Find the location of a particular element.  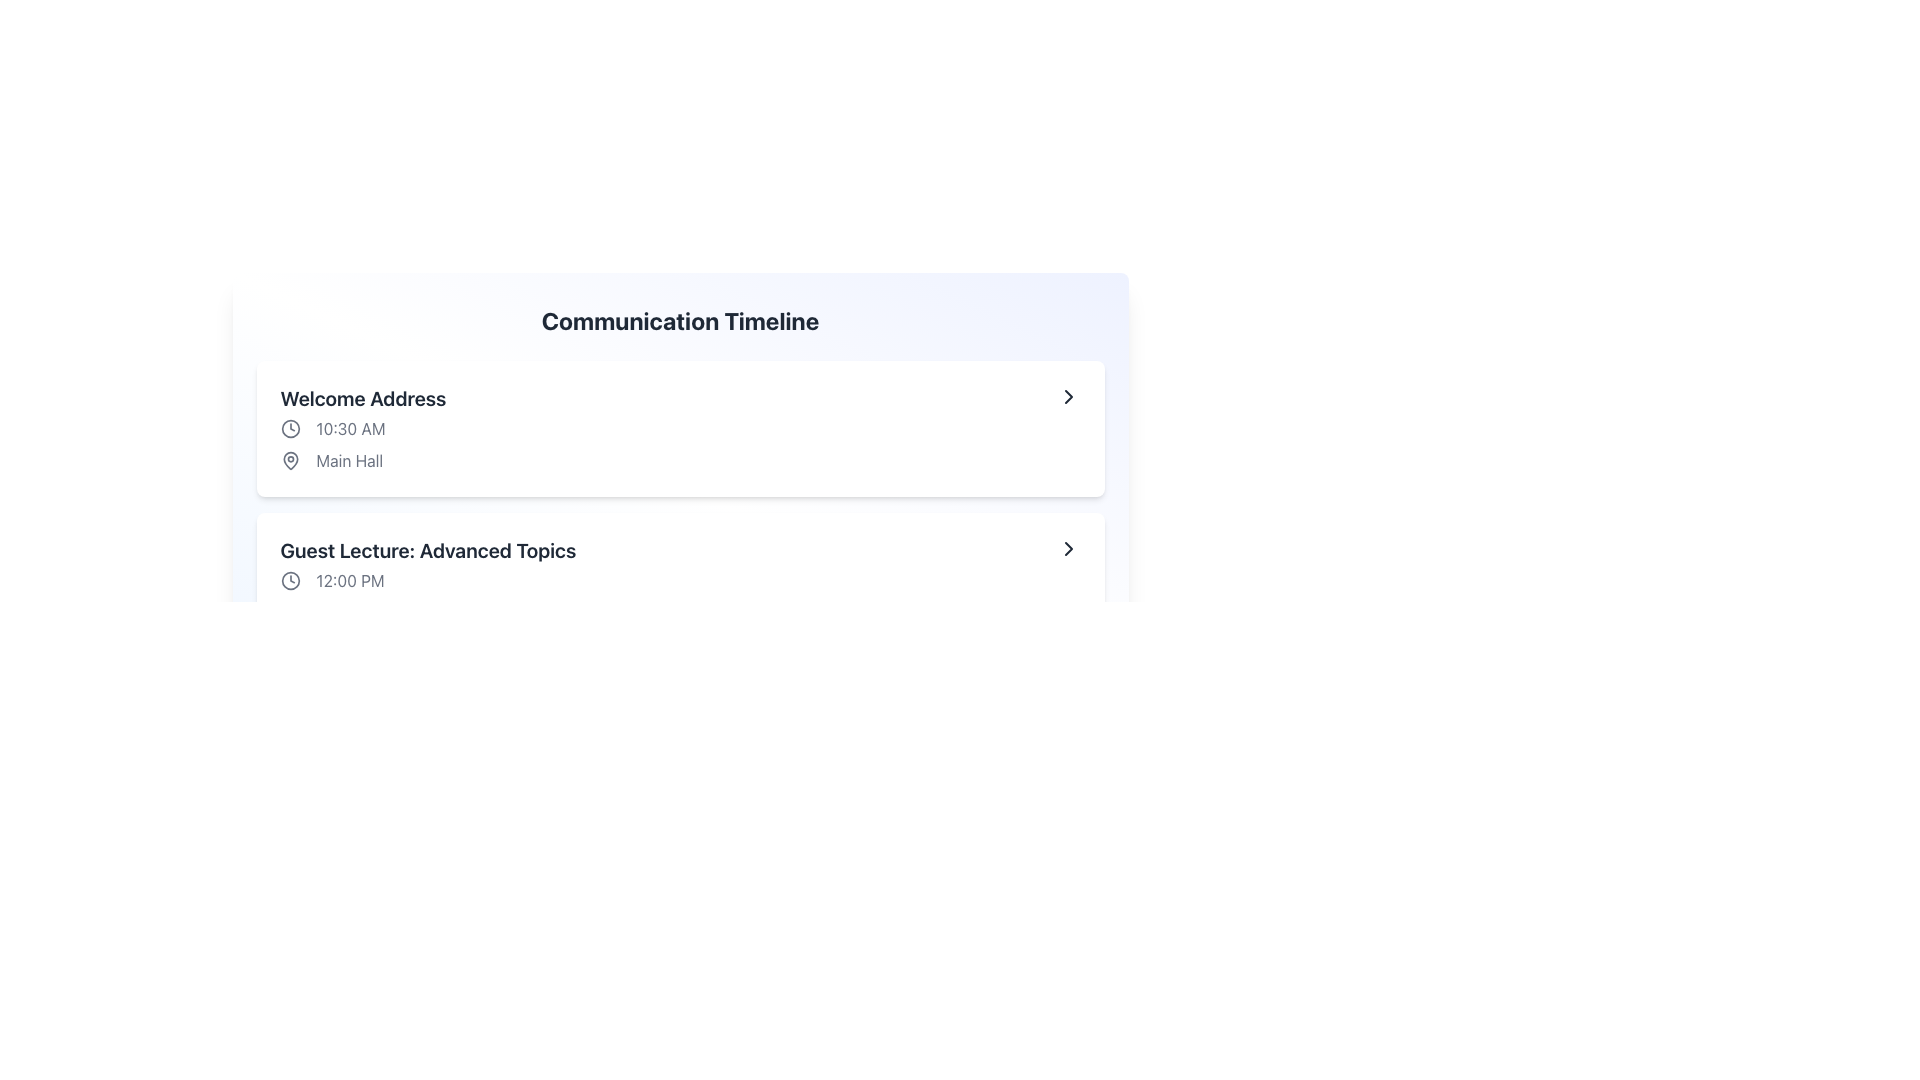

the rightward pointing chevron icon associated with the 'Guest Lecture: Advanced Topics' entry in the 'Communication Timeline' section is located at coordinates (1067, 548).